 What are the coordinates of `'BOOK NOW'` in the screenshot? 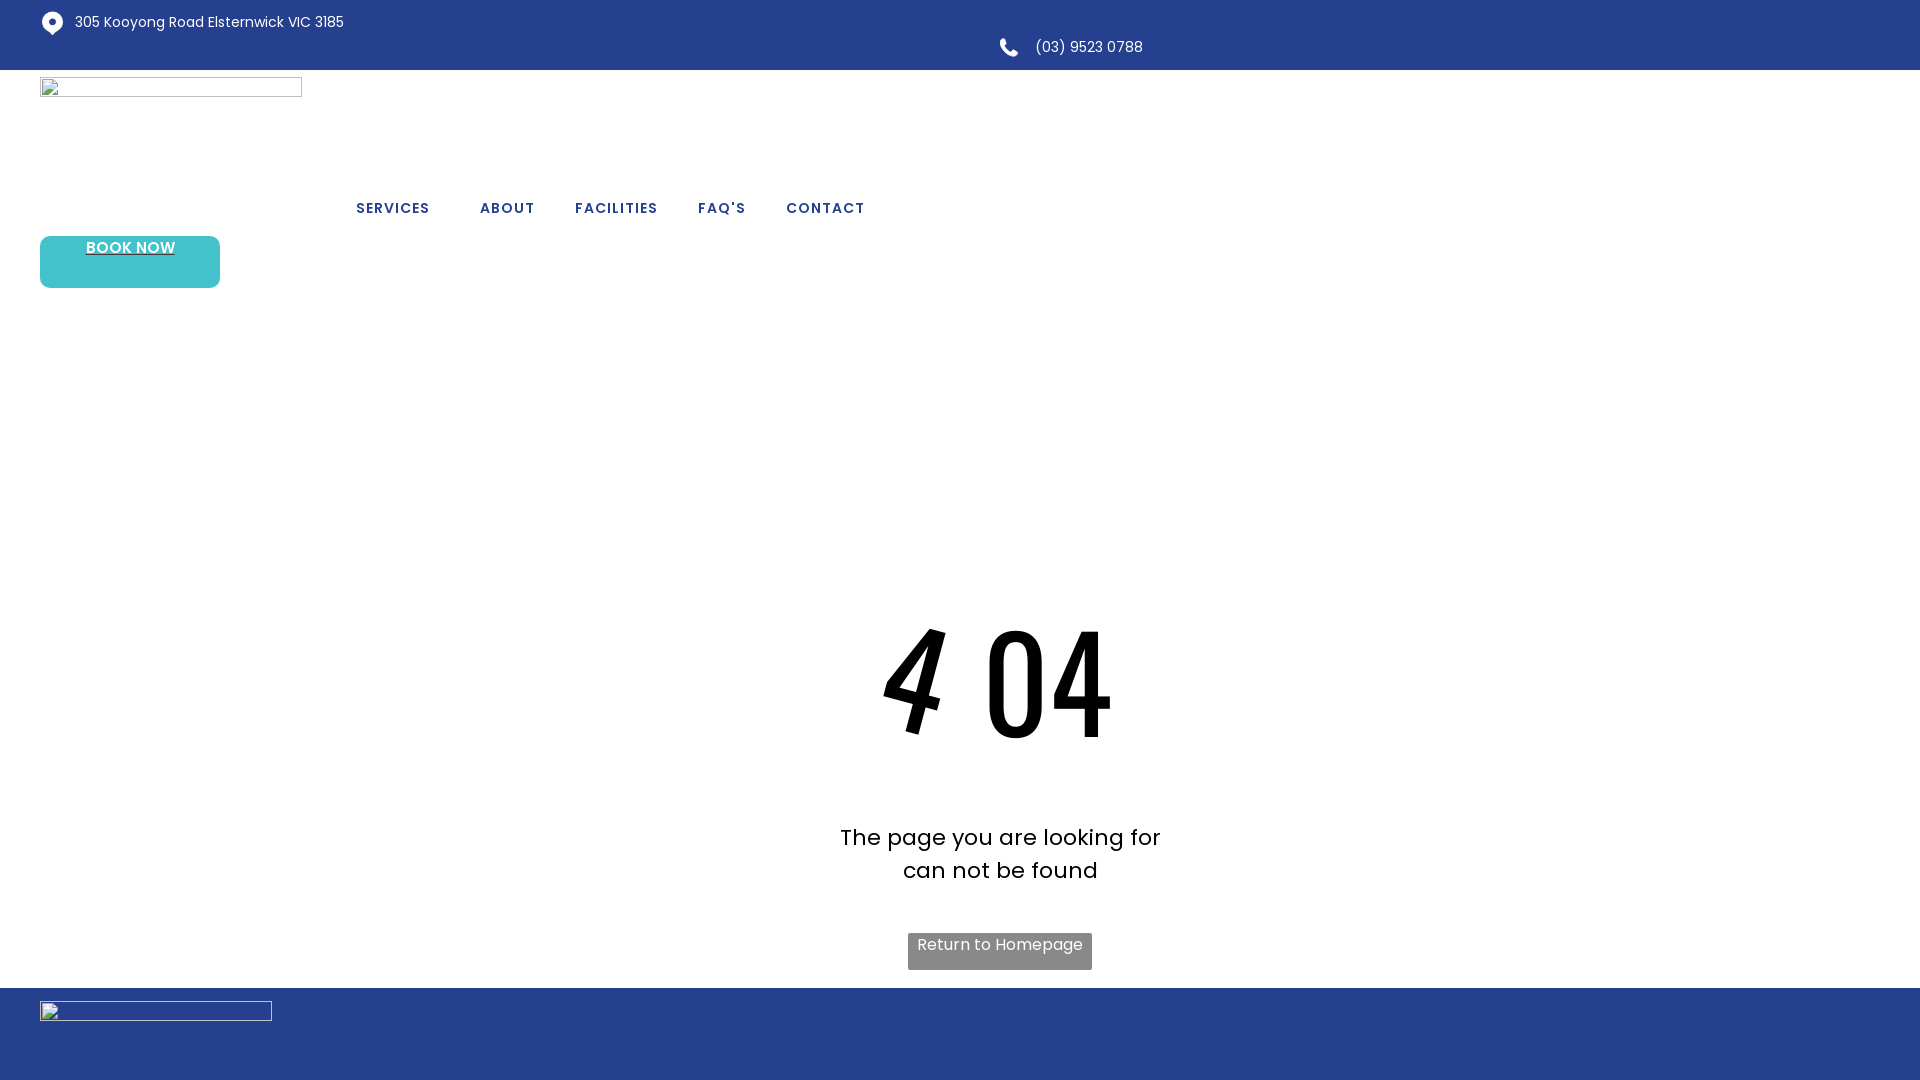 It's located at (128, 261).